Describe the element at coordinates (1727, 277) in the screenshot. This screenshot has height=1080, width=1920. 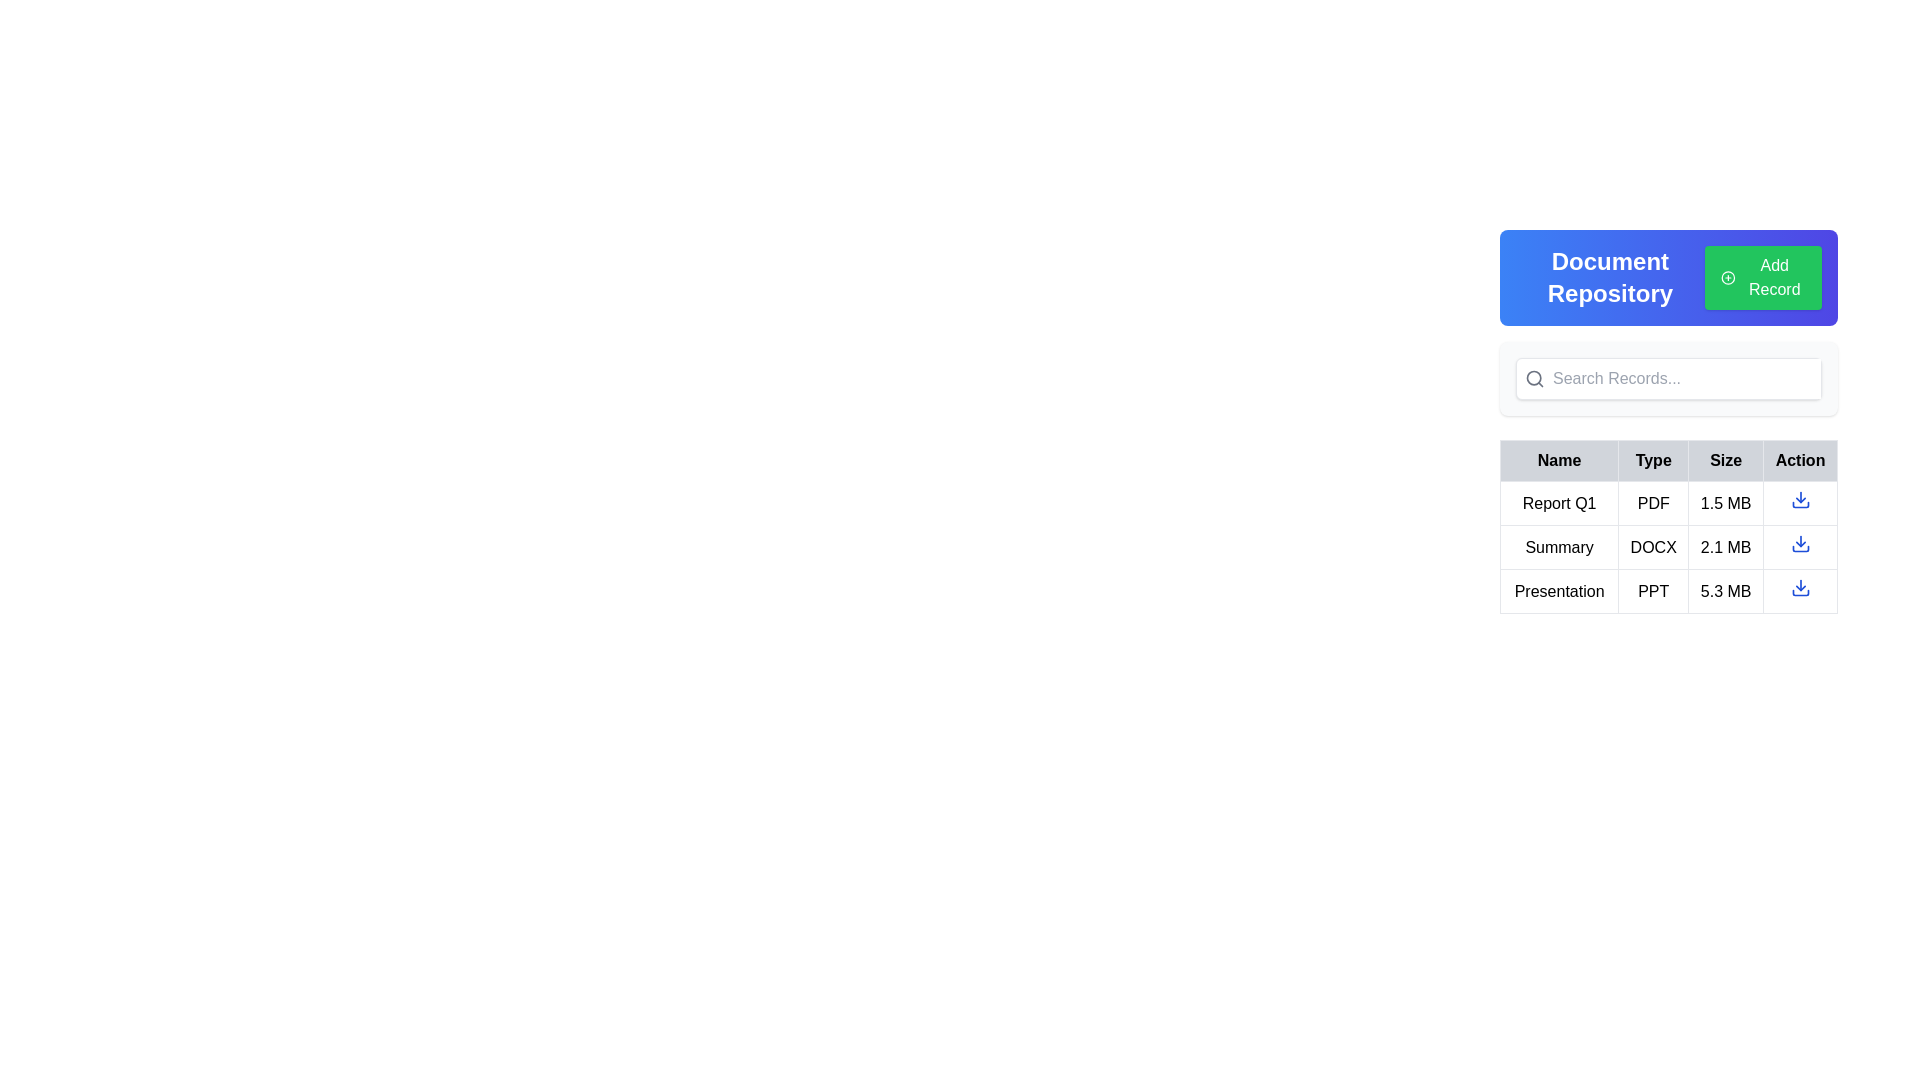
I see `the add record icon located at the top-right inside the green 'Add Record' button, positioned to the left of the text 'Add Record'` at that location.